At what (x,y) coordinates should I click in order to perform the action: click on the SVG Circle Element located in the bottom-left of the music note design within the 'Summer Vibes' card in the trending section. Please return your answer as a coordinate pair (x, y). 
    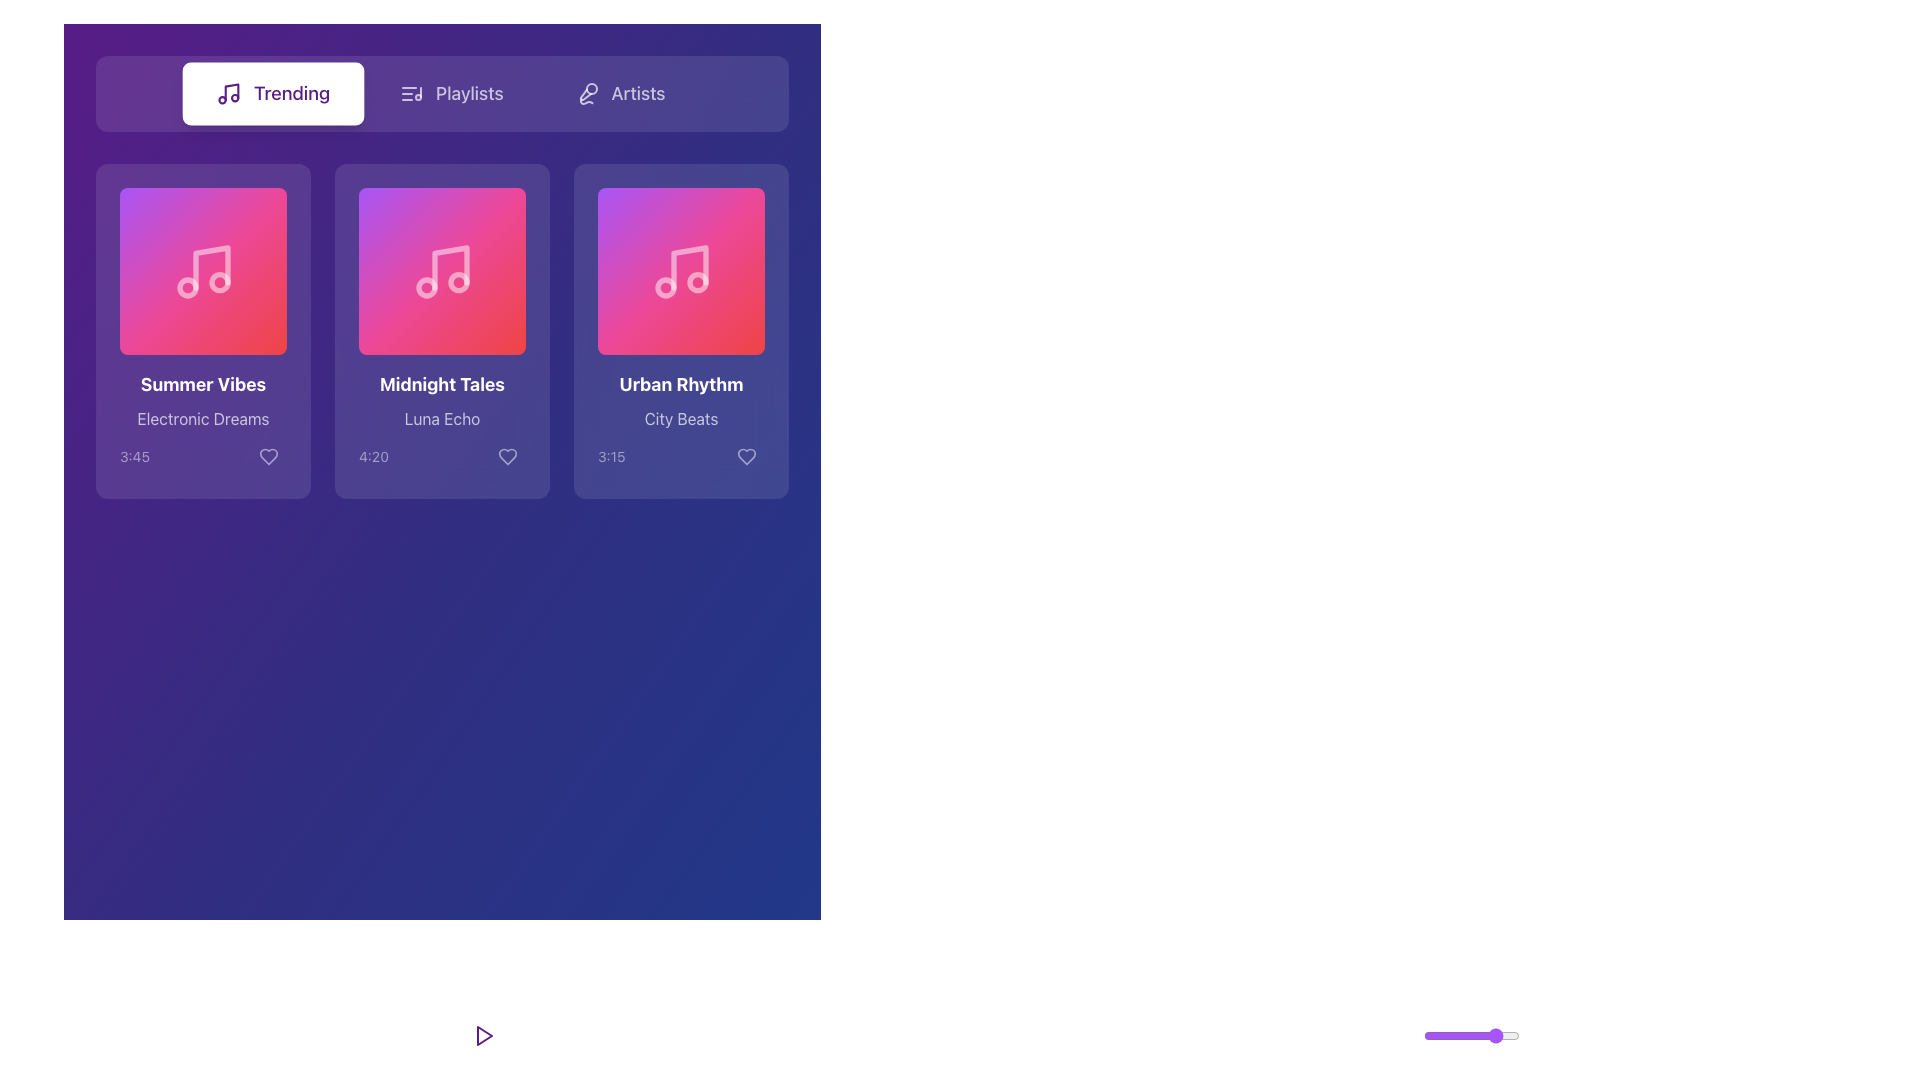
    Looking at the image, I should click on (187, 287).